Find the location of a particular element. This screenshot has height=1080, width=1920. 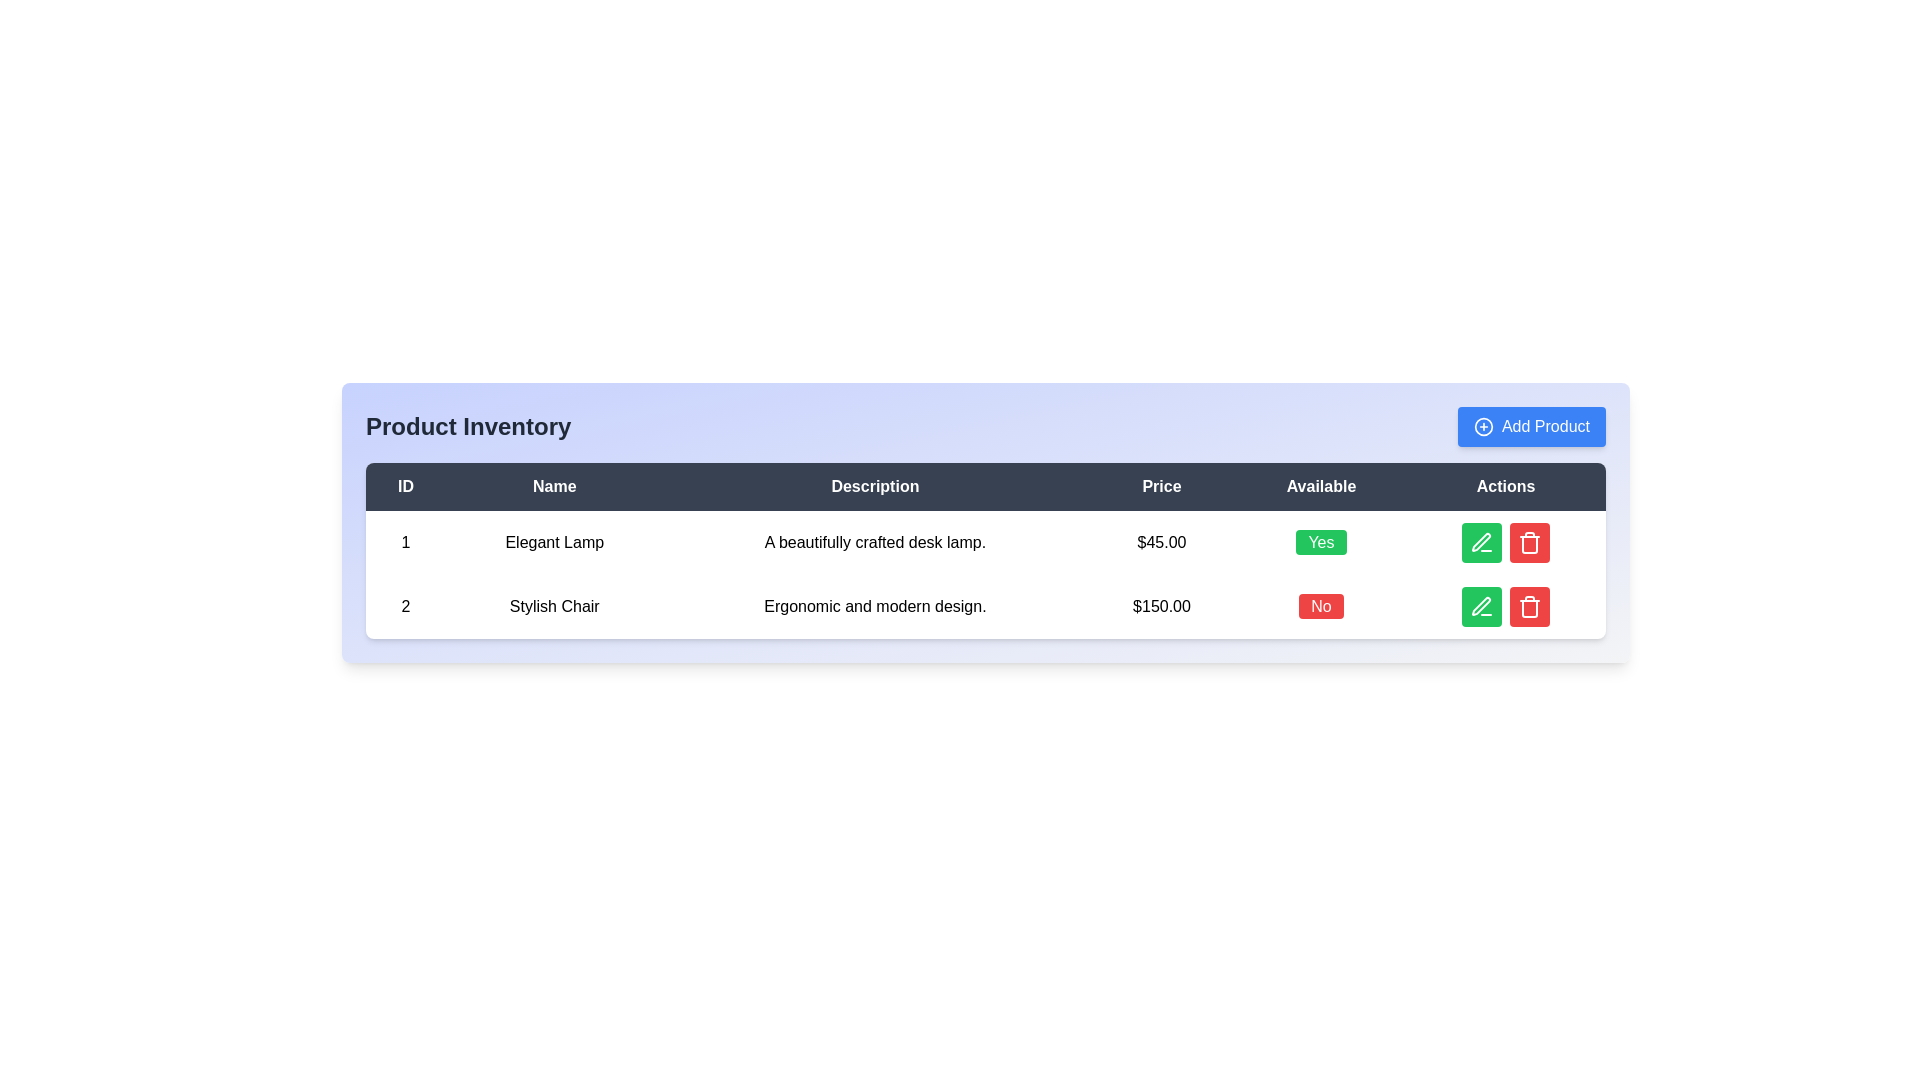

the product name text located in the second row of the table, directly under the 'Name' header and to the right of ID '2' is located at coordinates (554, 605).